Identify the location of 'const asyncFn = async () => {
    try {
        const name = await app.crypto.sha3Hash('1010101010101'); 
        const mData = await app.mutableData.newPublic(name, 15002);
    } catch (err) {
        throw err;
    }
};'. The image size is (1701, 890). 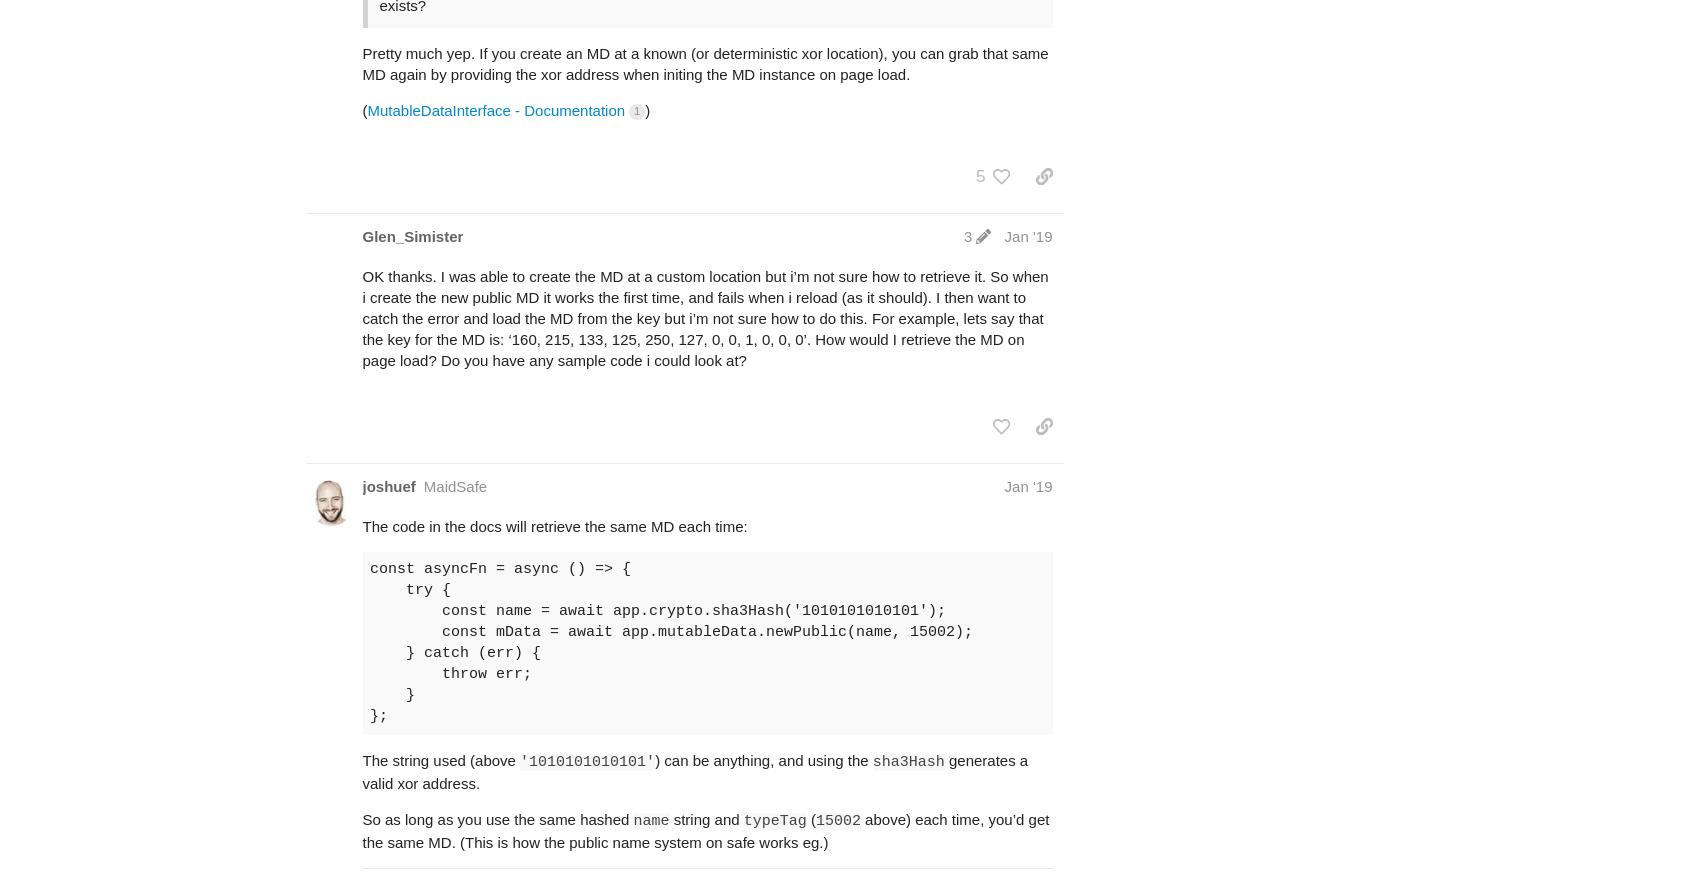
(670, 643).